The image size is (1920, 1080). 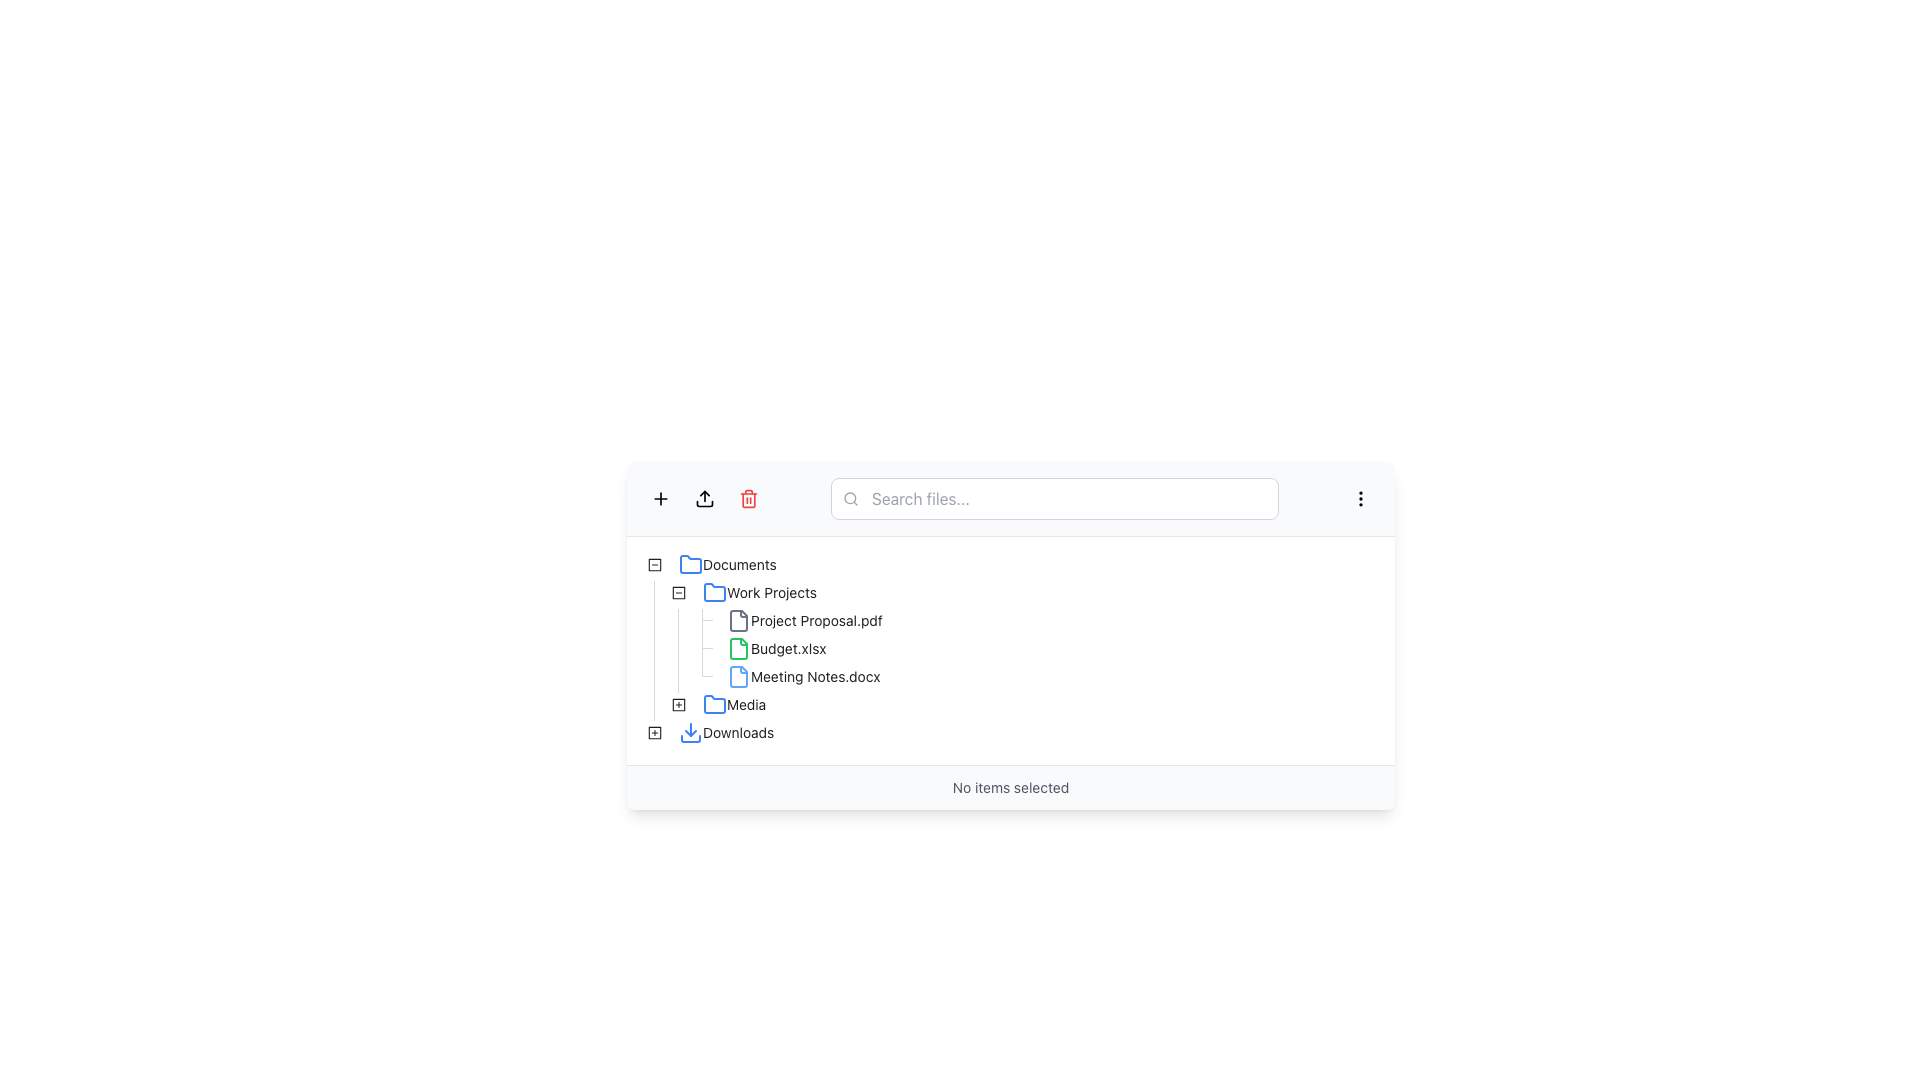 I want to click on the icon button next to the 'Media' folder in the file explorer, so click(x=678, y=704).